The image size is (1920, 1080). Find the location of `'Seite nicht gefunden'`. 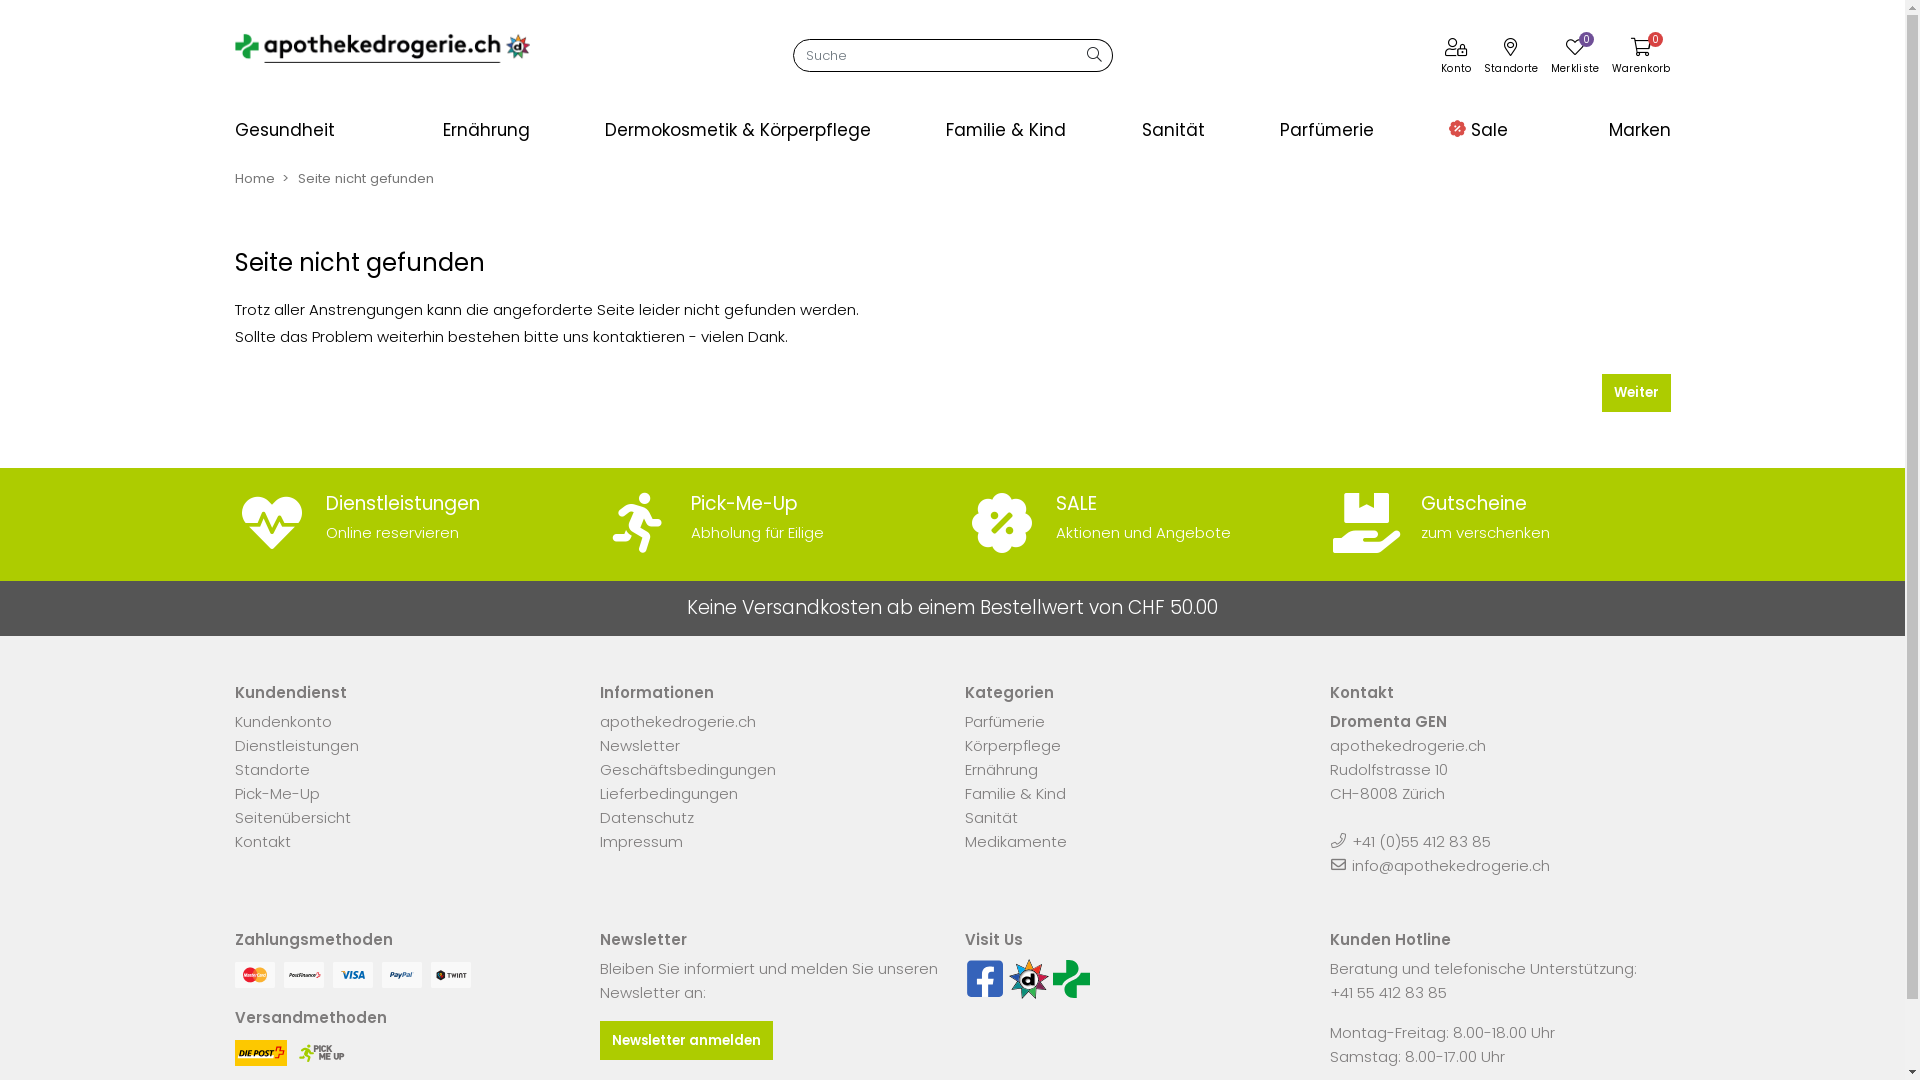

'Seite nicht gefunden' is located at coordinates (365, 177).